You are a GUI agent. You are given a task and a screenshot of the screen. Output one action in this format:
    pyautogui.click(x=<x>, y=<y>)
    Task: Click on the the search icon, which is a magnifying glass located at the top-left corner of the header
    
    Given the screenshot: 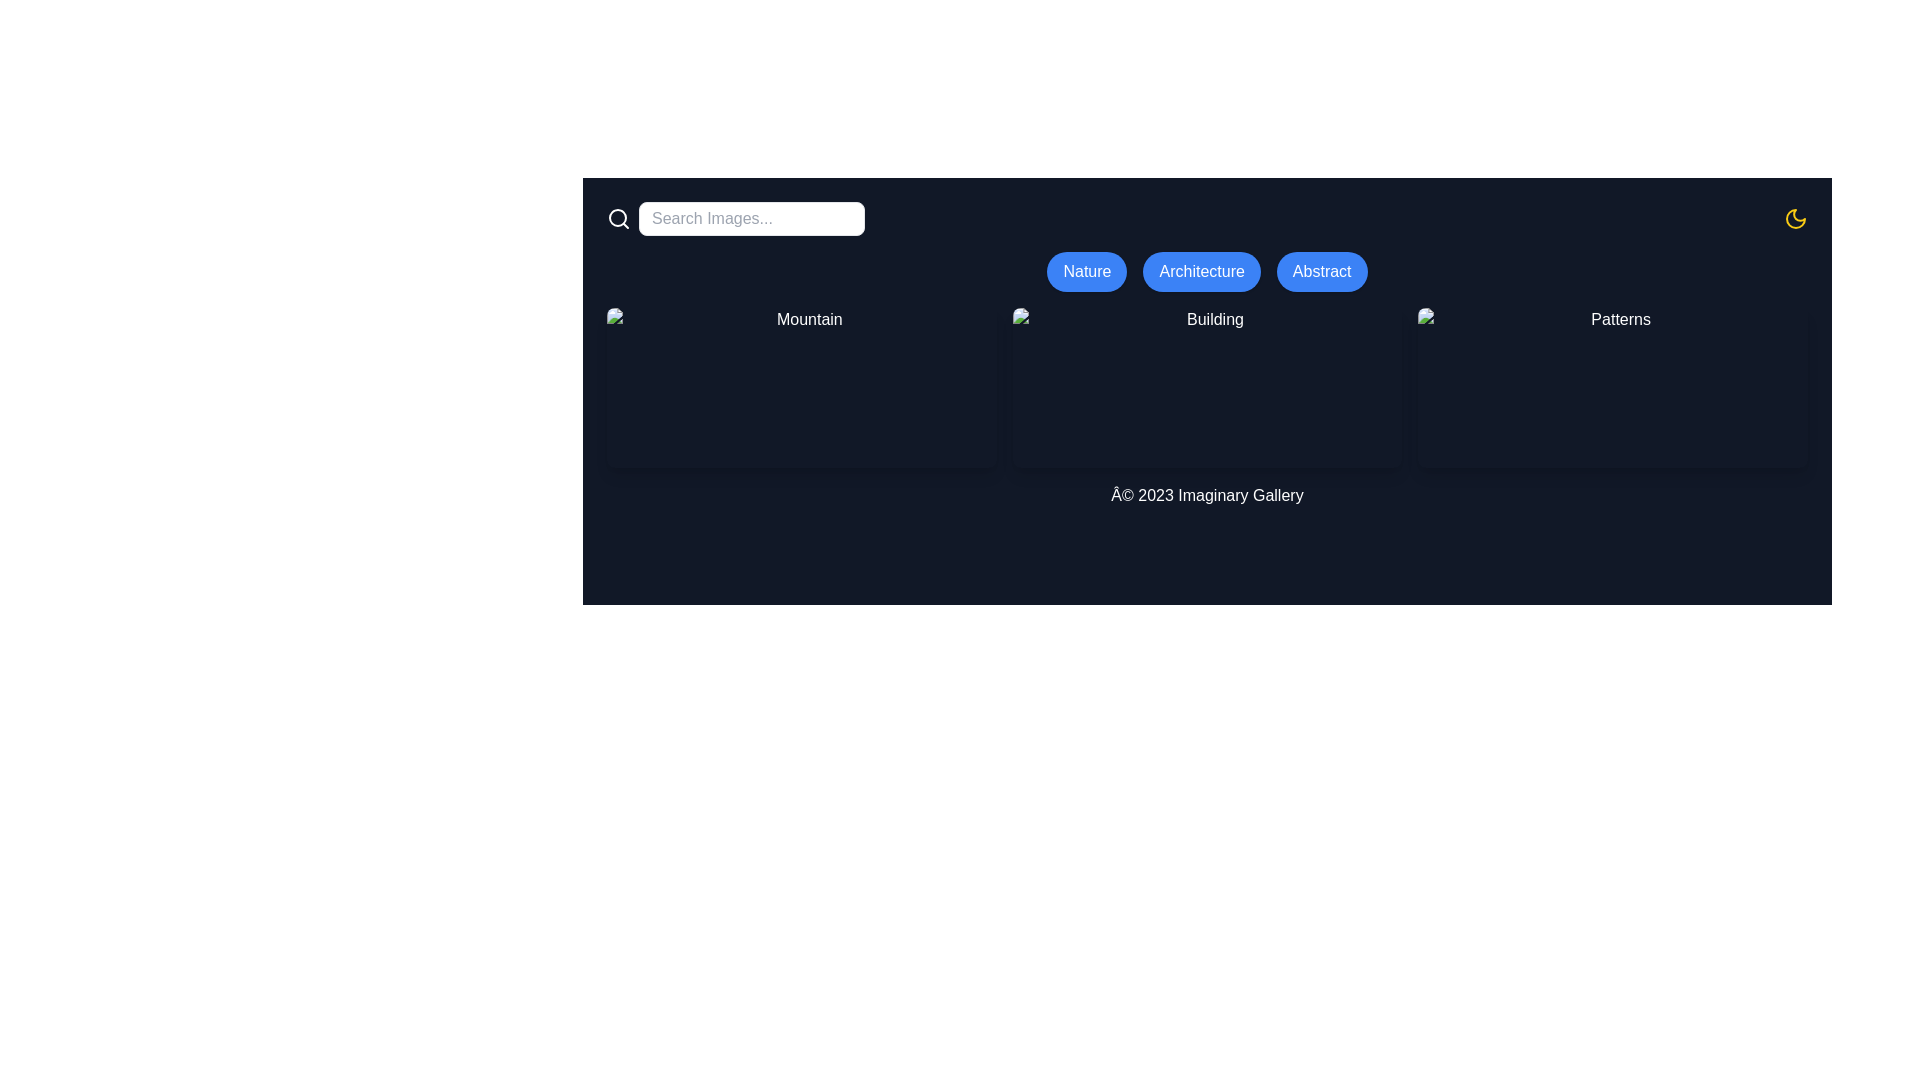 What is the action you would take?
    pyautogui.click(x=618, y=219)
    